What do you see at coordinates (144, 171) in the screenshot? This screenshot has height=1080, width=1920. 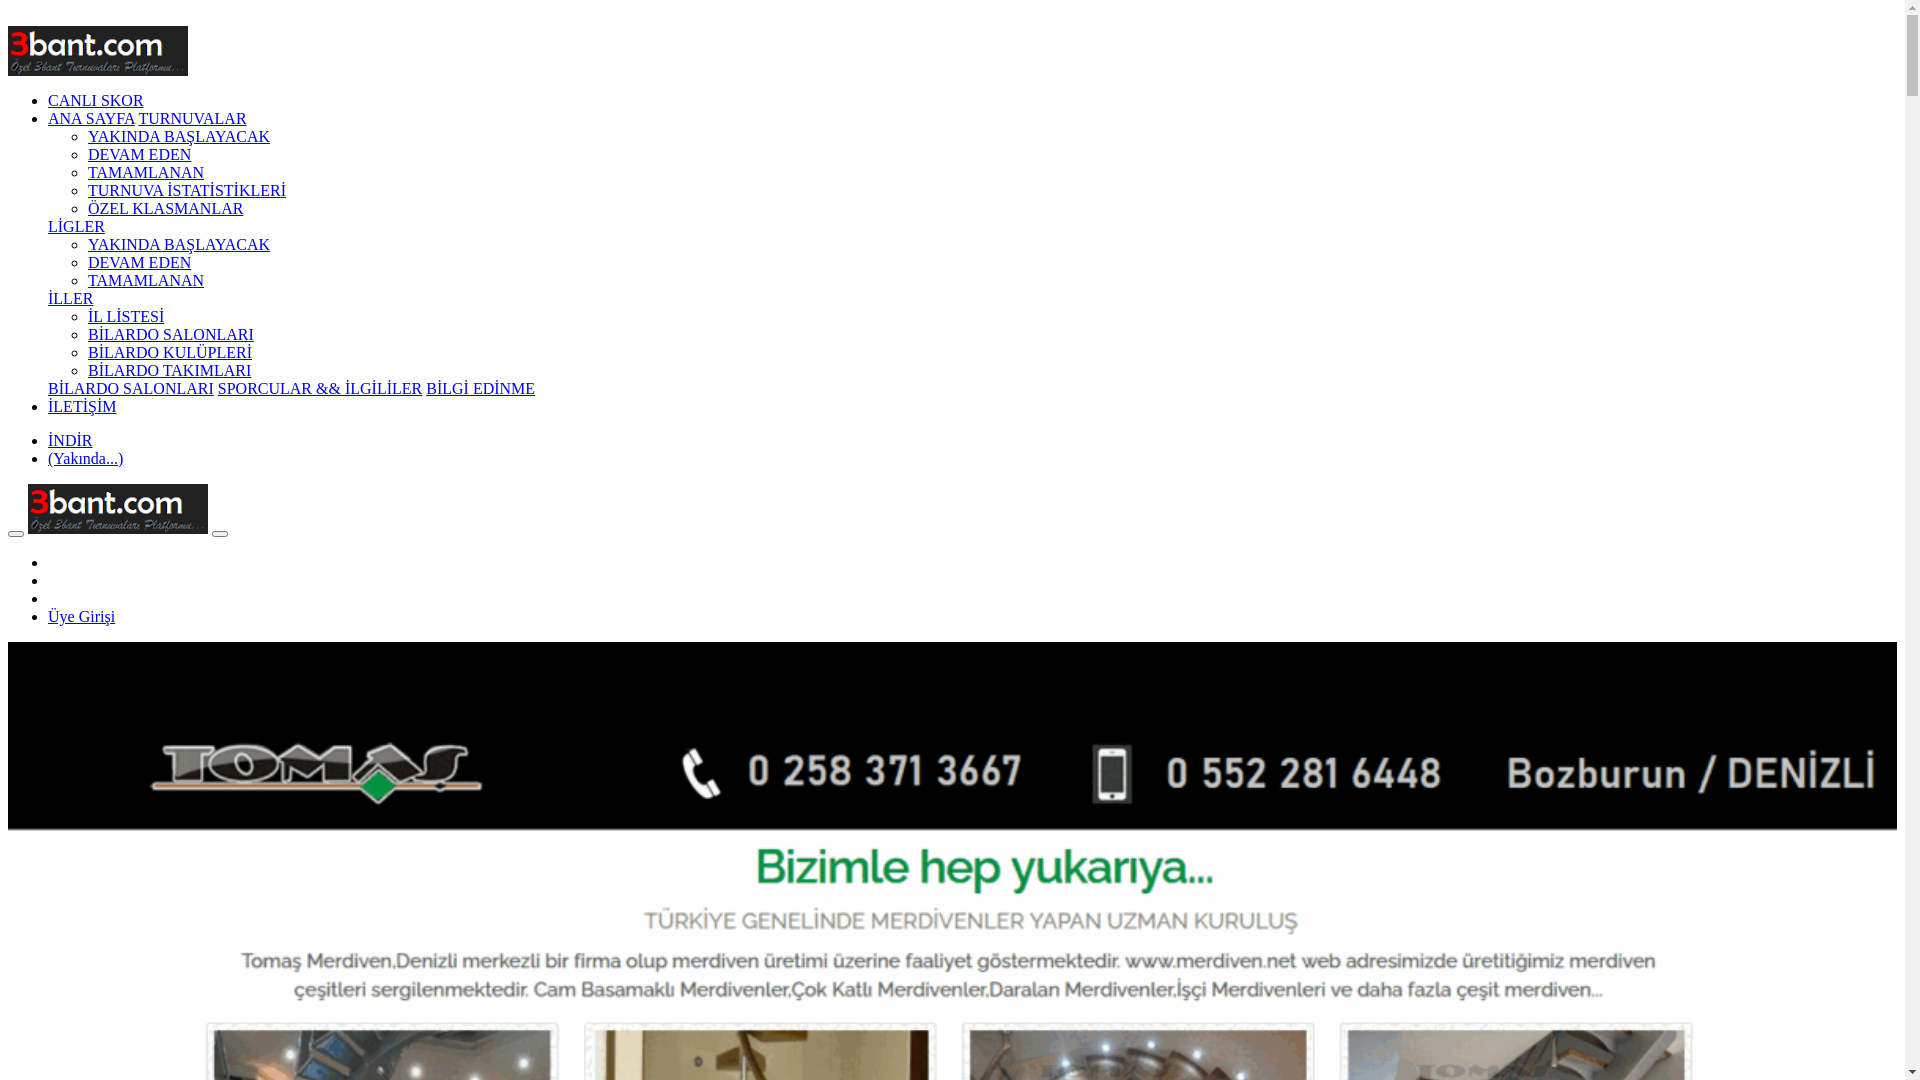 I see `'TAMAMLANAN'` at bounding box center [144, 171].